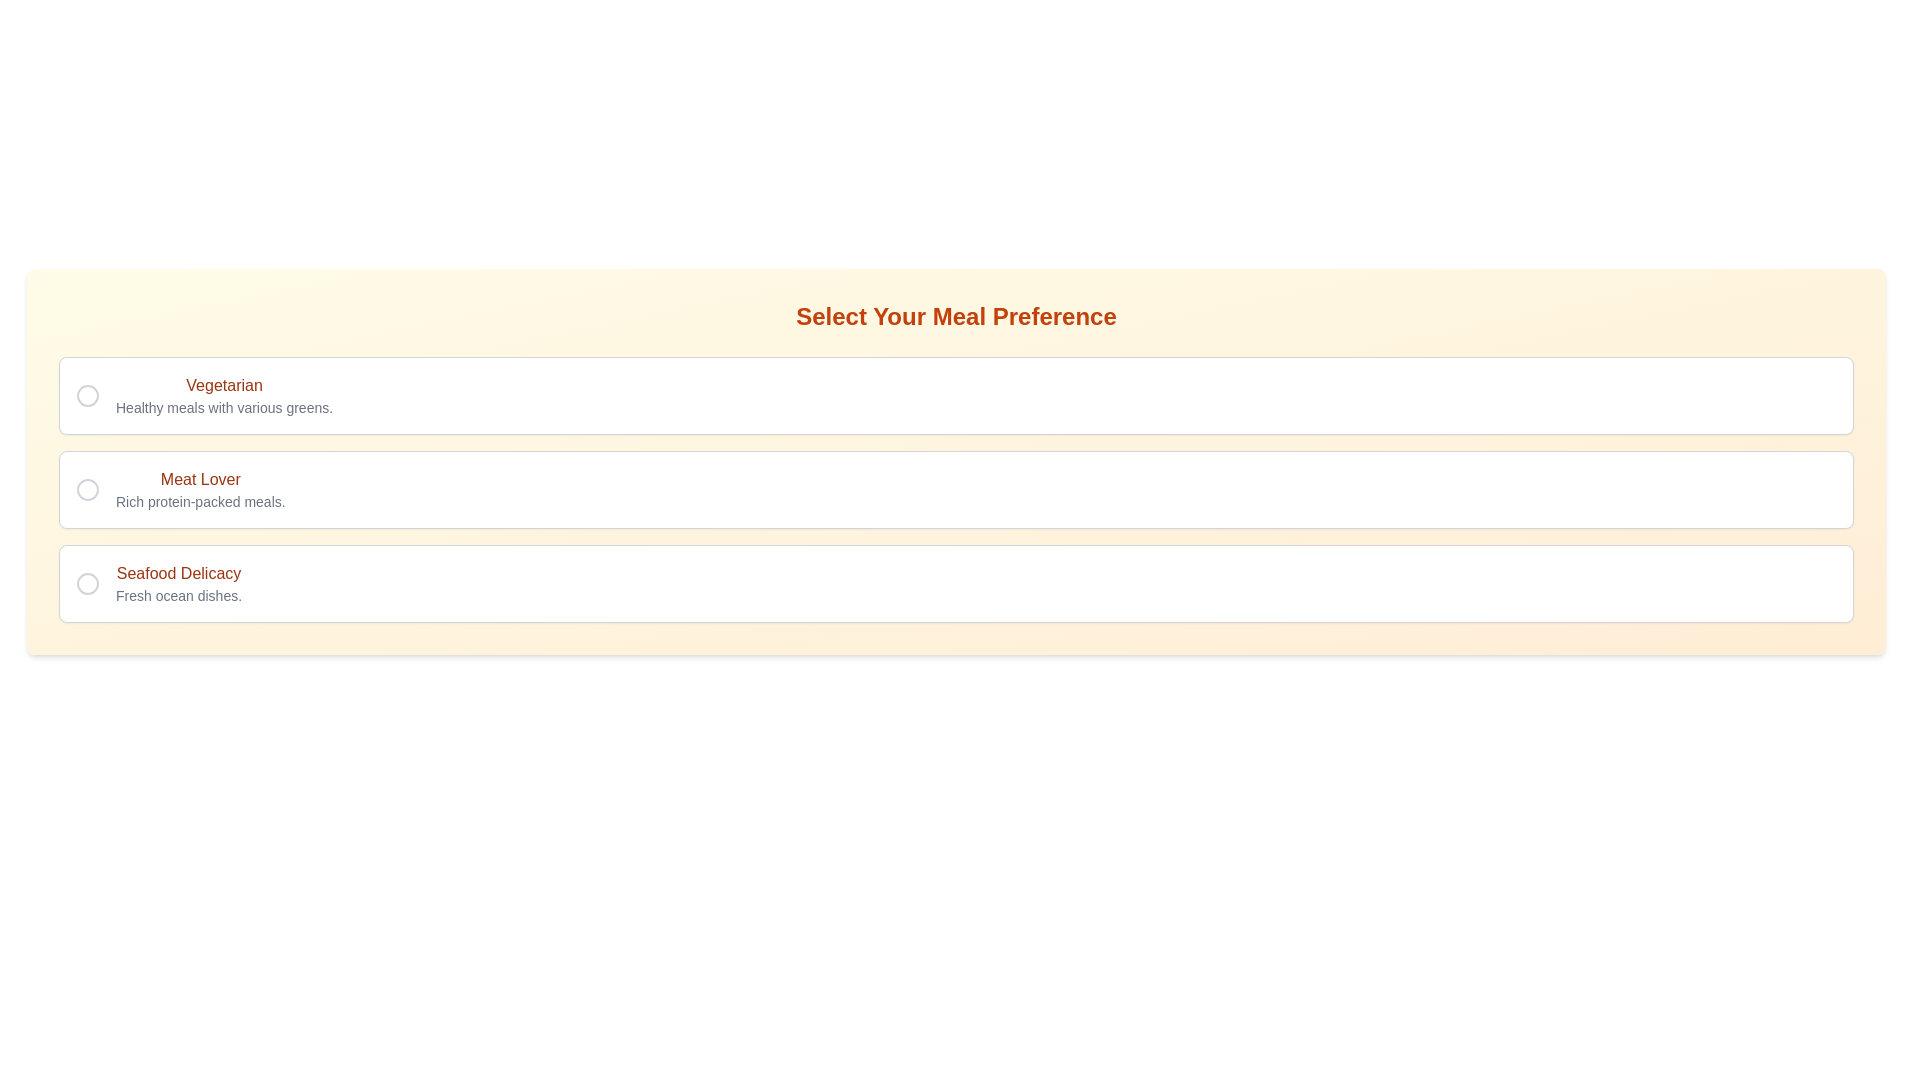 Image resolution: width=1920 pixels, height=1080 pixels. I want to click on the circular radio button next to the 'Vegetarian' label, so click(86, 396).